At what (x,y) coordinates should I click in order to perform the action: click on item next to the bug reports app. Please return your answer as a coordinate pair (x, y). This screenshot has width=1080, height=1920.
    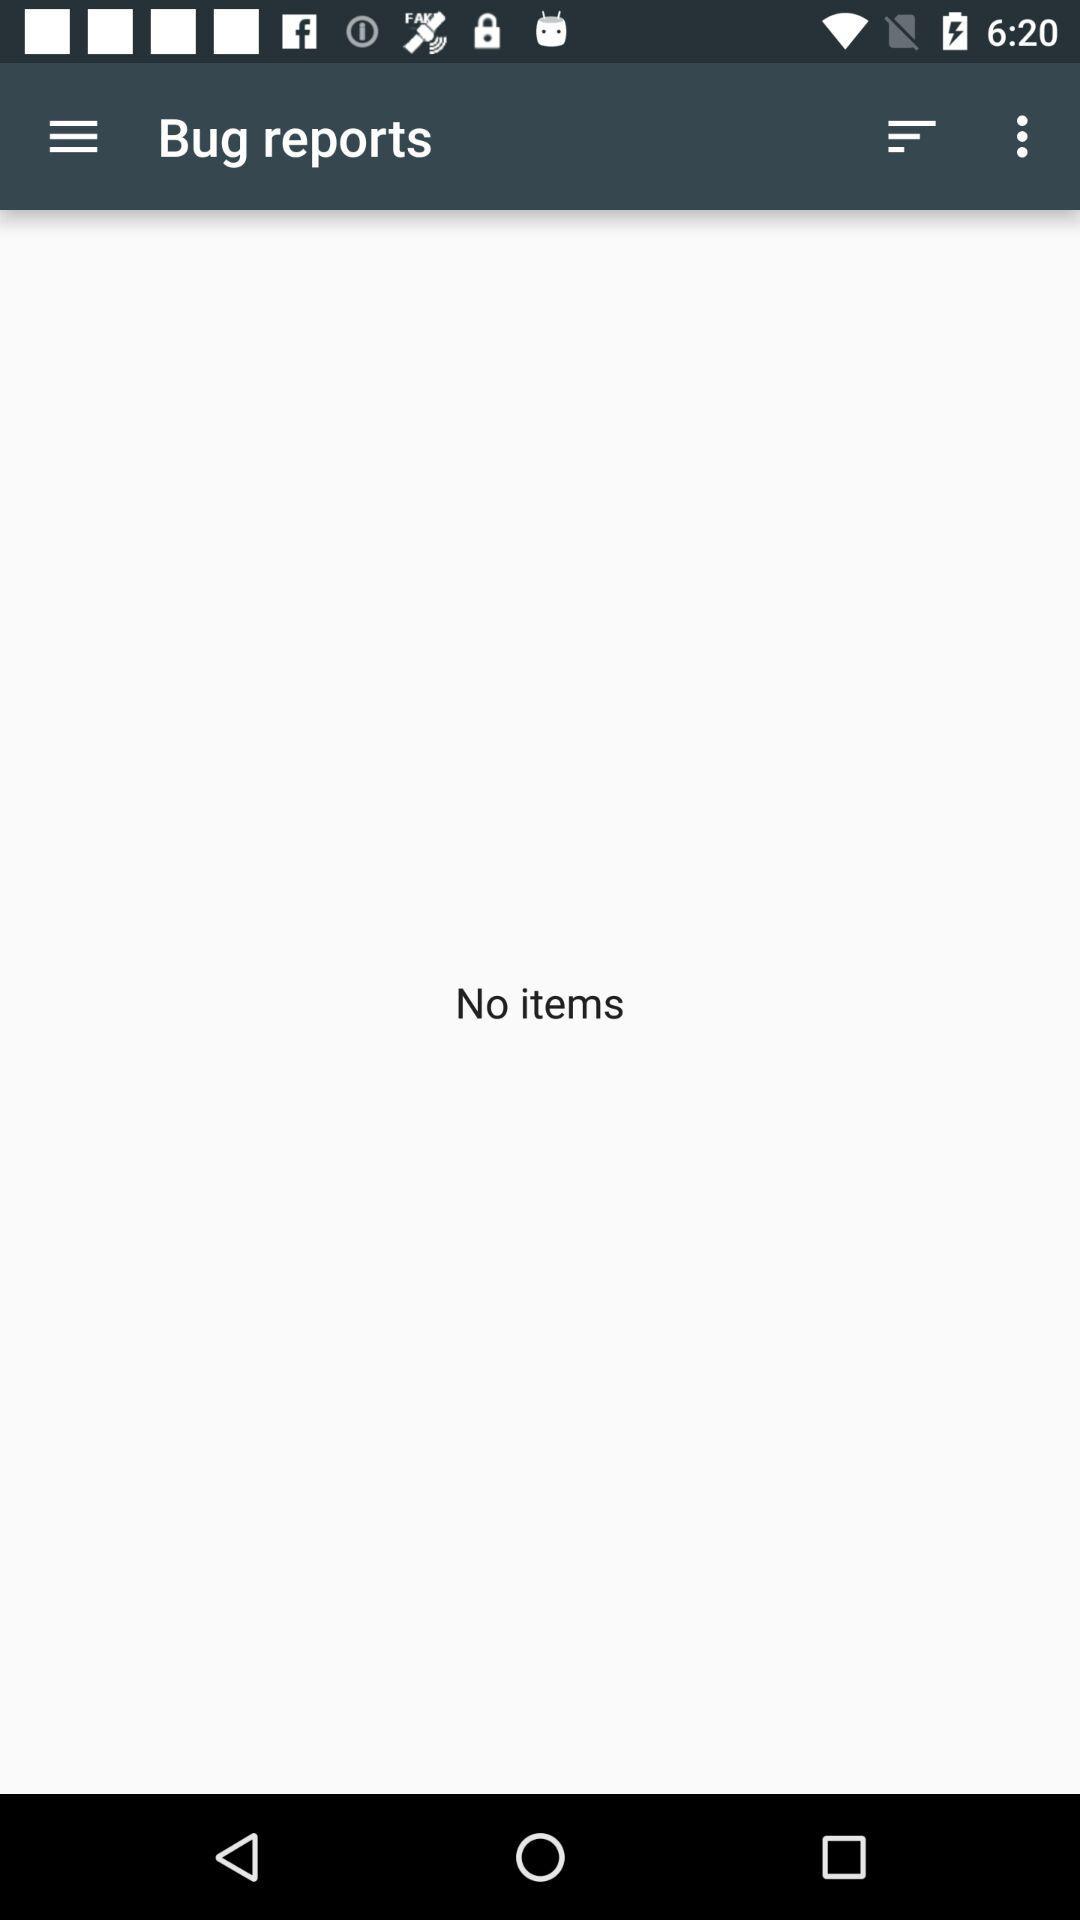
    Looking at the image, I should click on (911, 135).